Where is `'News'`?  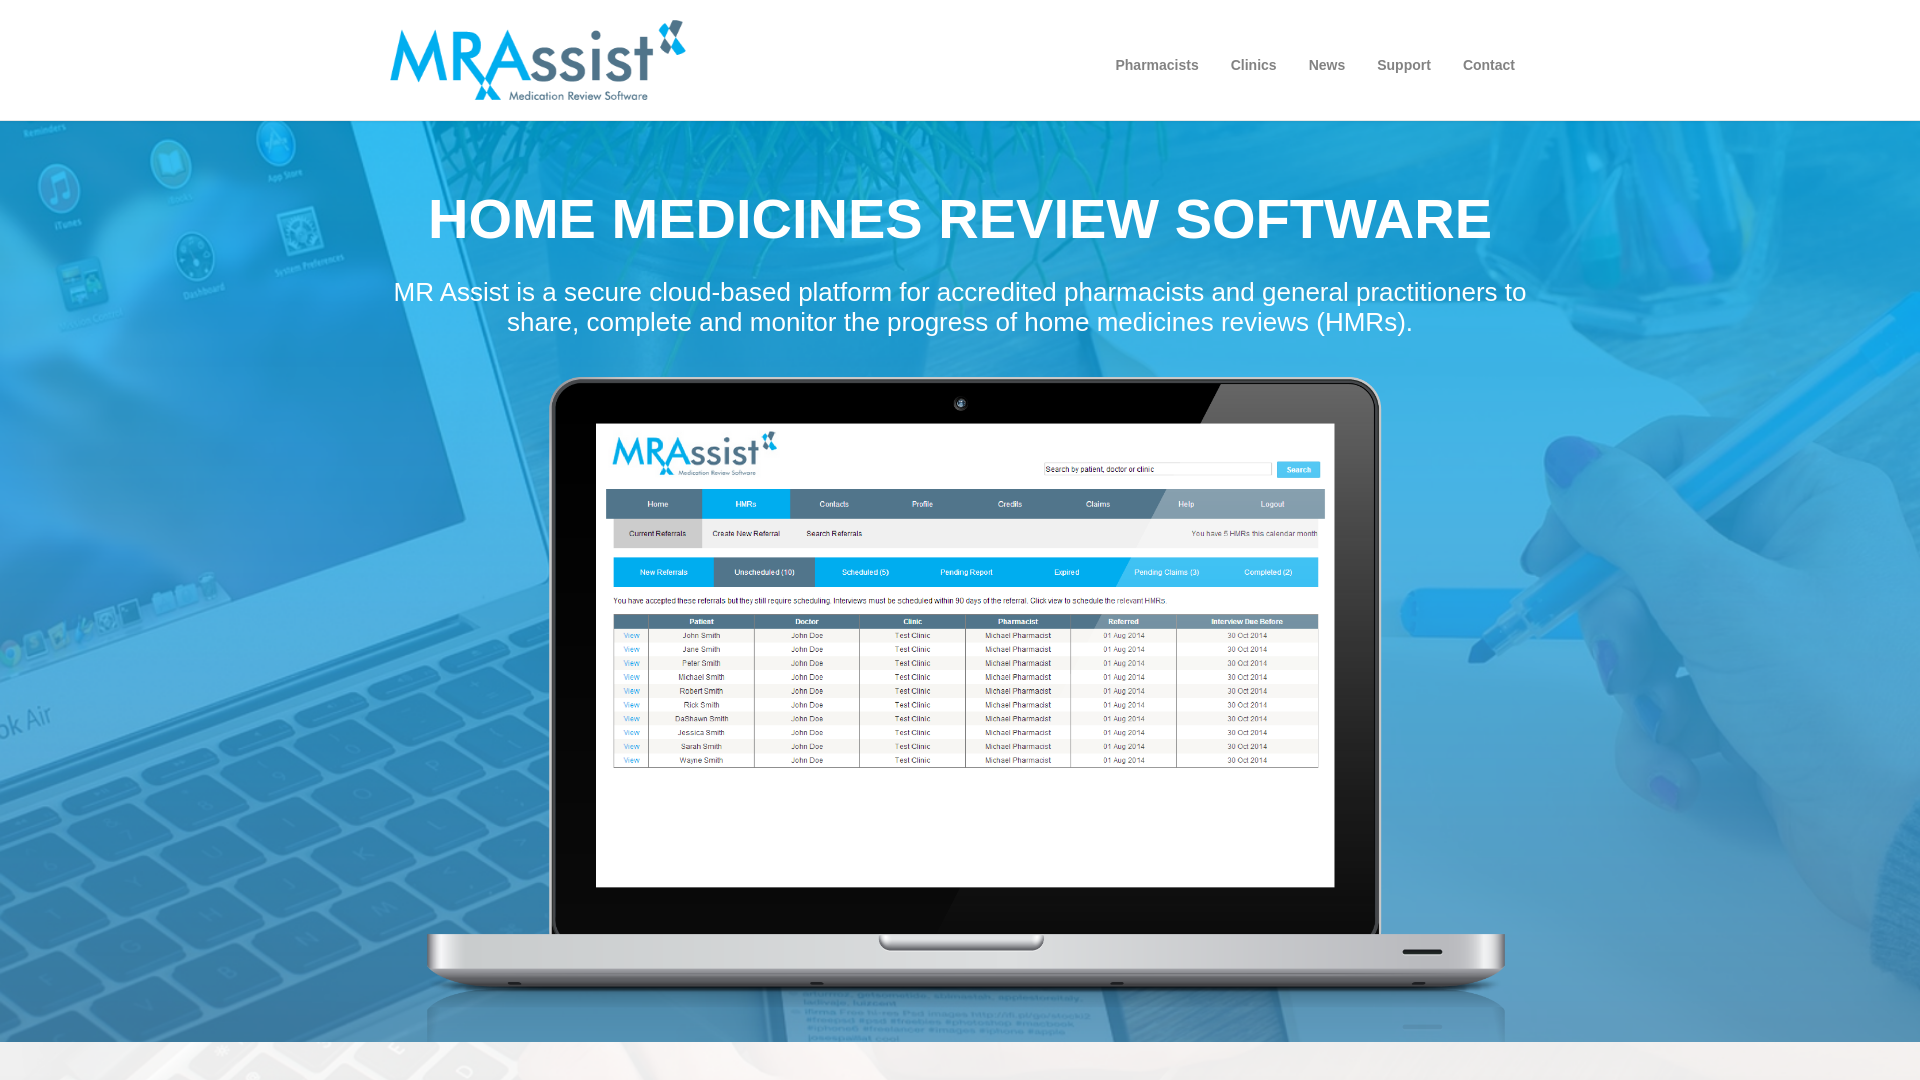
'News' is located at coordinates (1327, 64).